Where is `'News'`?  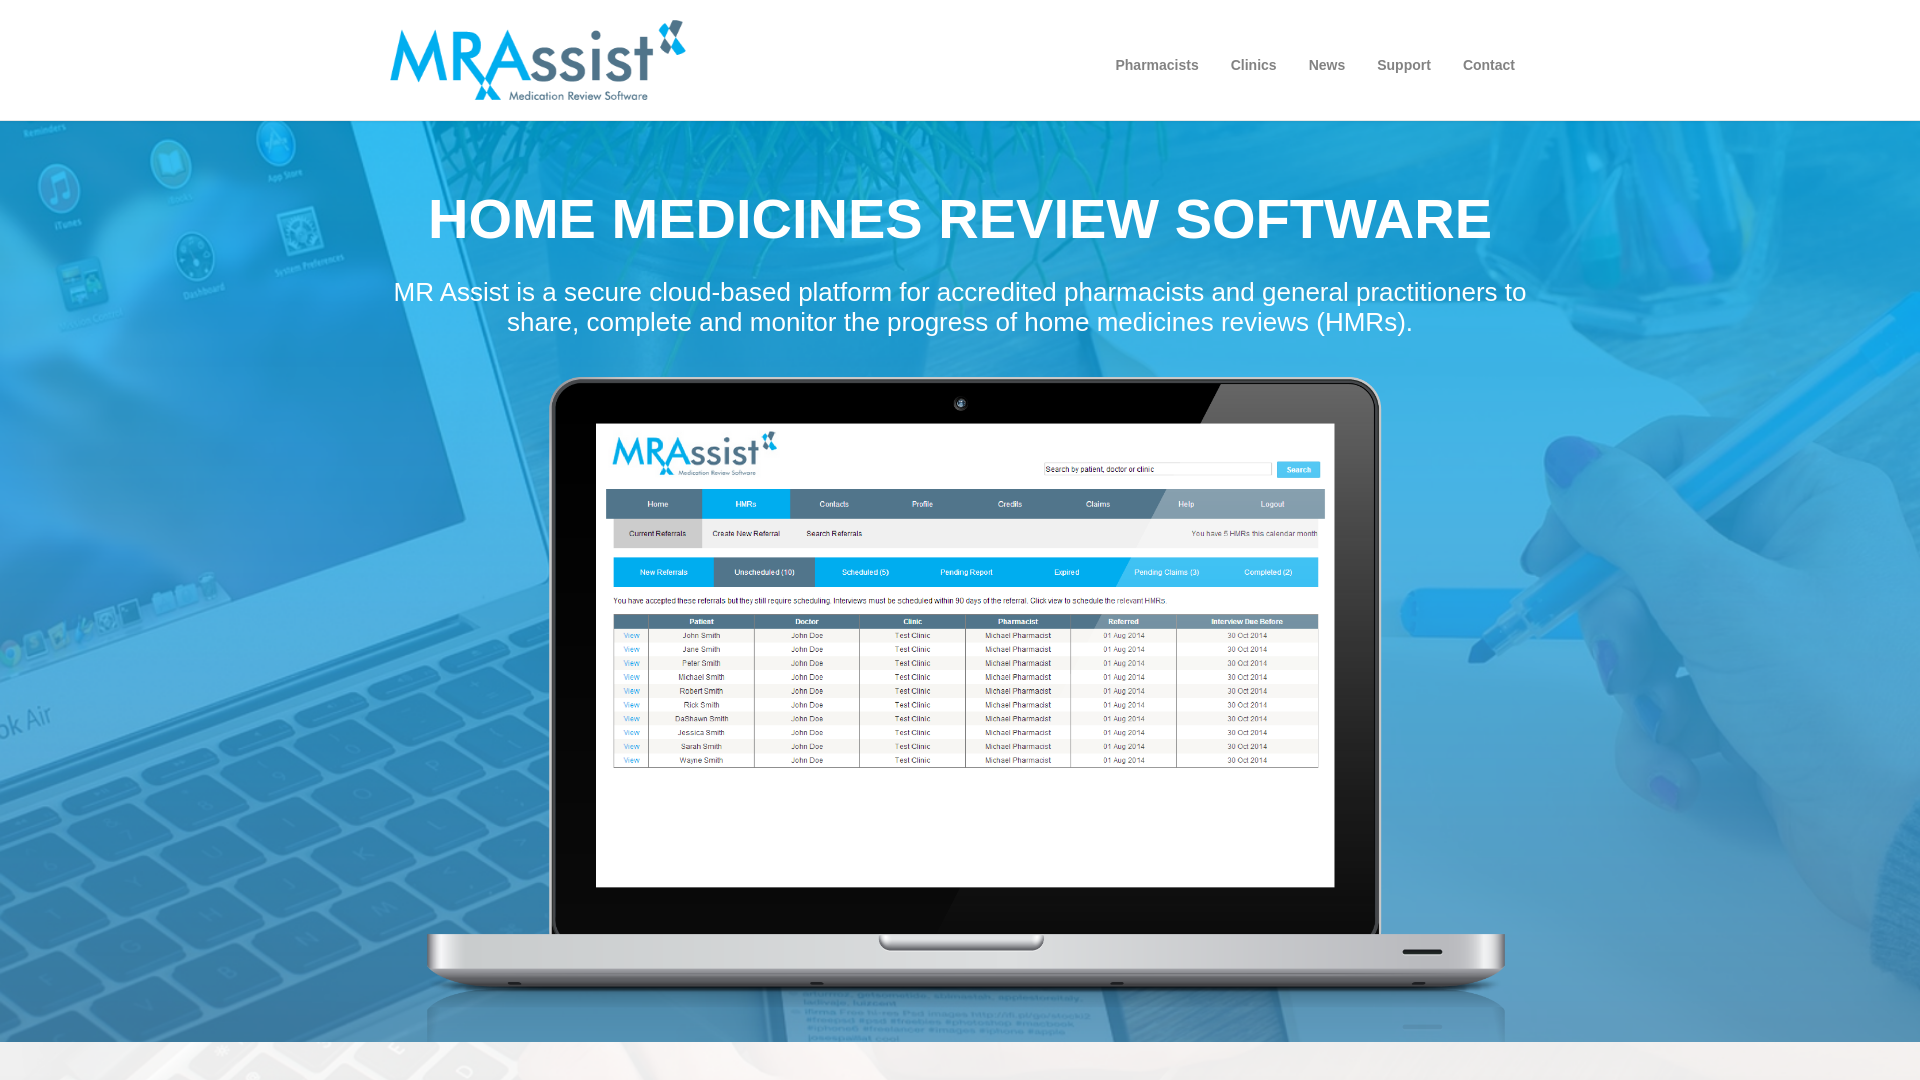
'News' is located at coordinates (1327, 64).